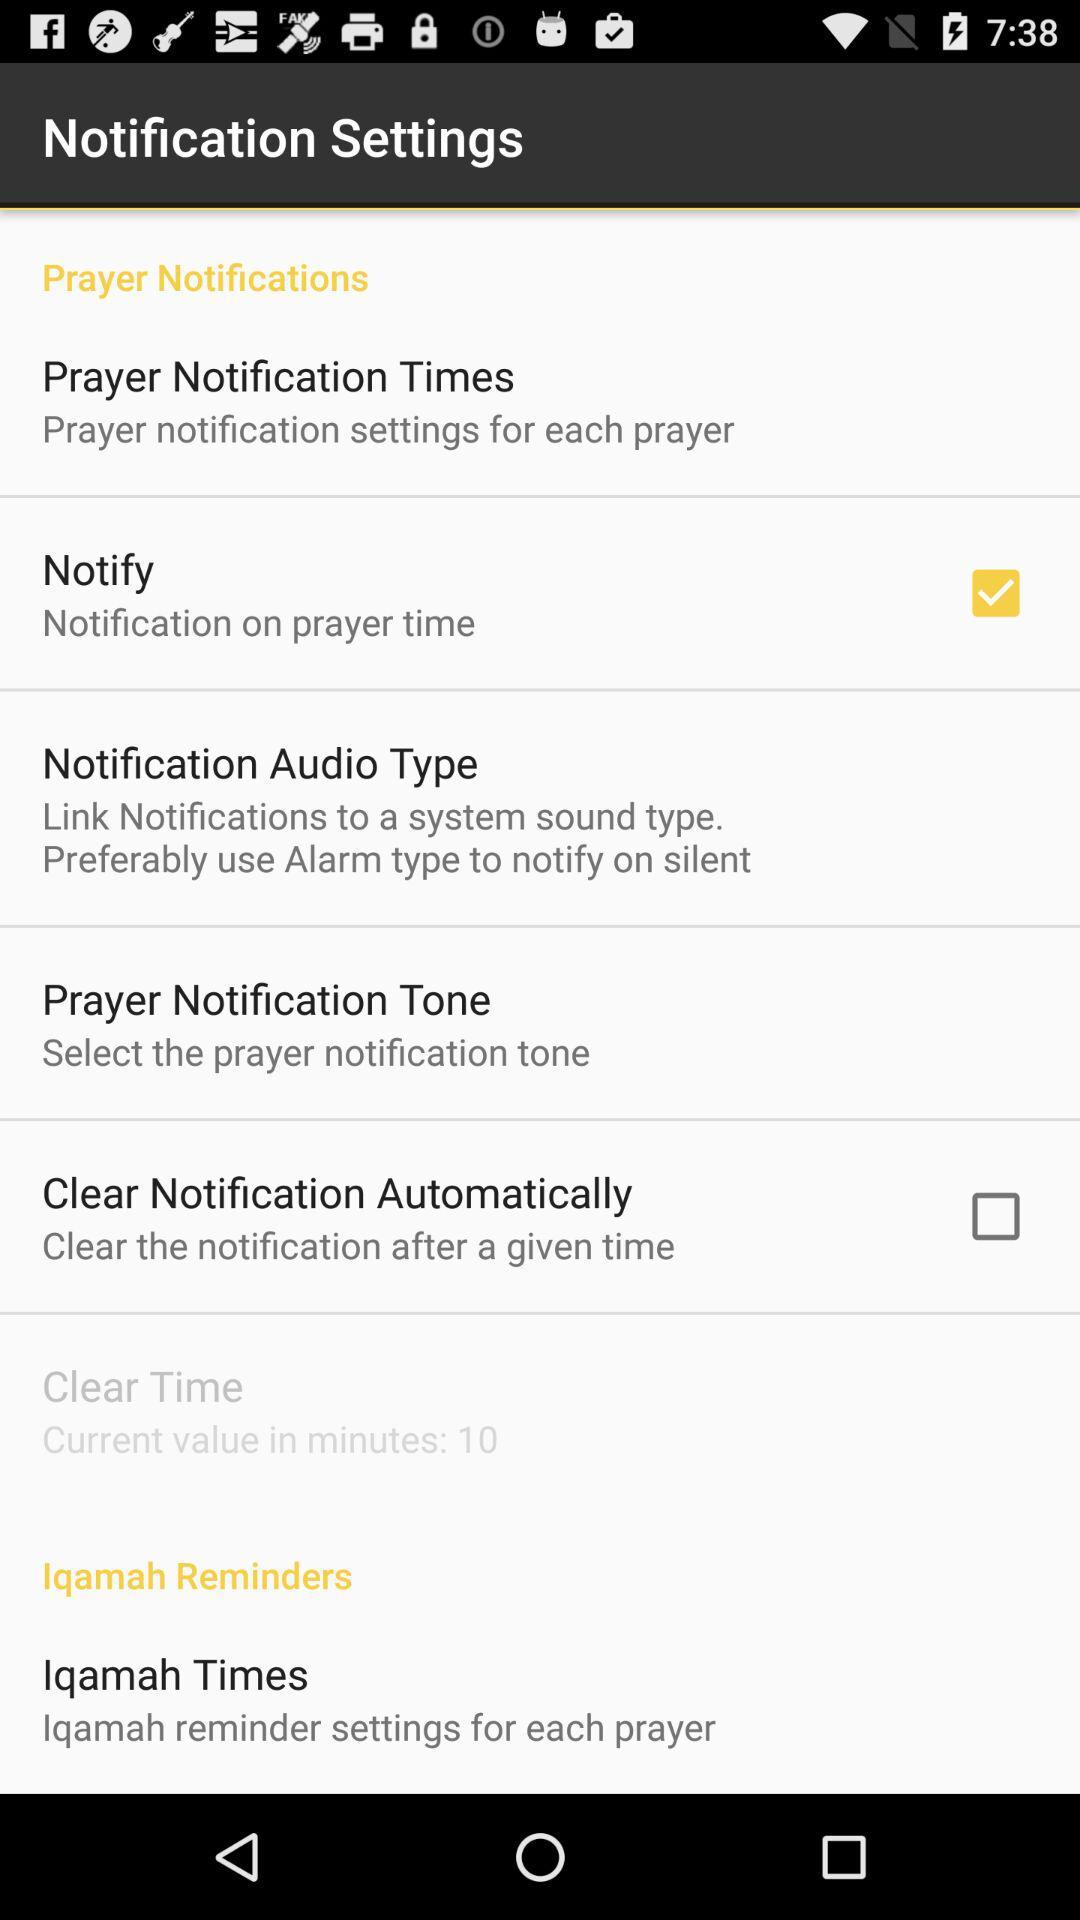 The image size is (1080, 1920). What do you see at coordinates (540, 1553) in the screenshot?
I see `icon below current value in` at bounding box center [540, 1553].